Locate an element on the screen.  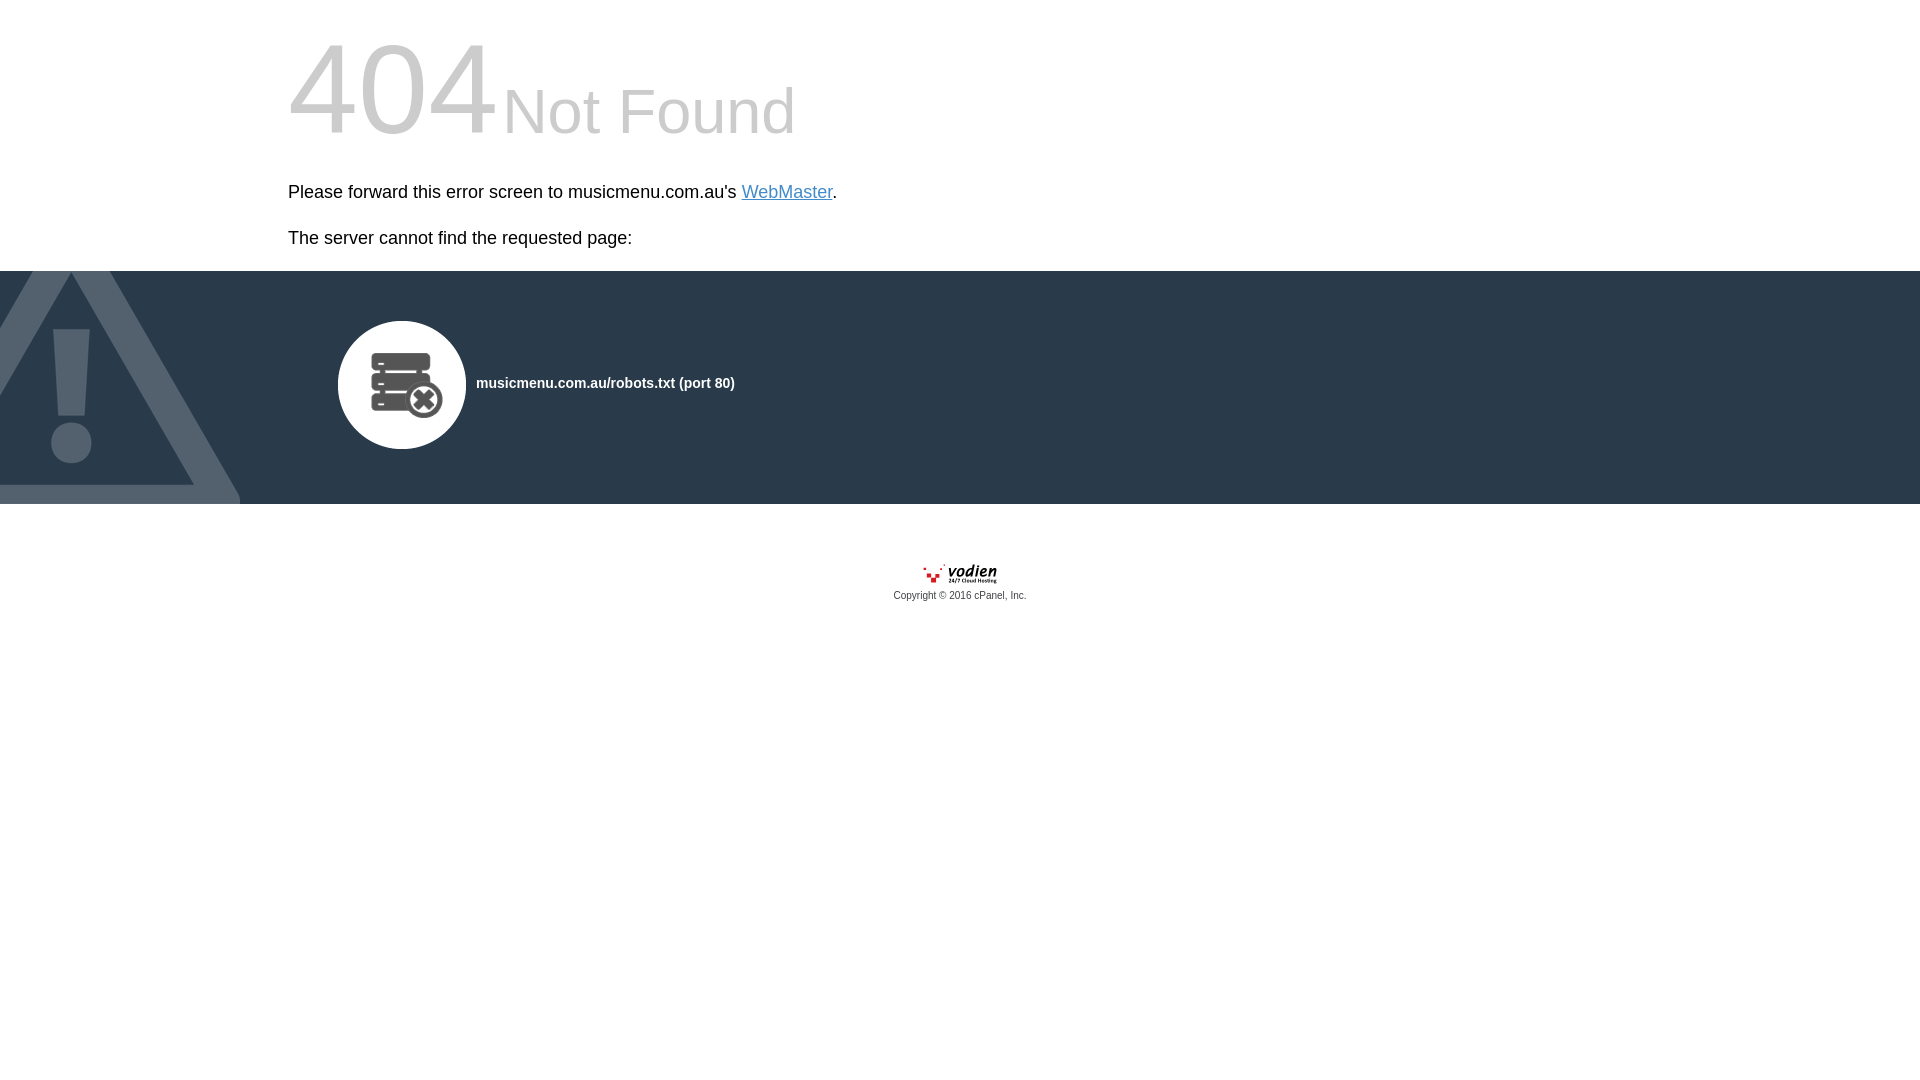
'WebMaster' is located at coordinates (786, 192).